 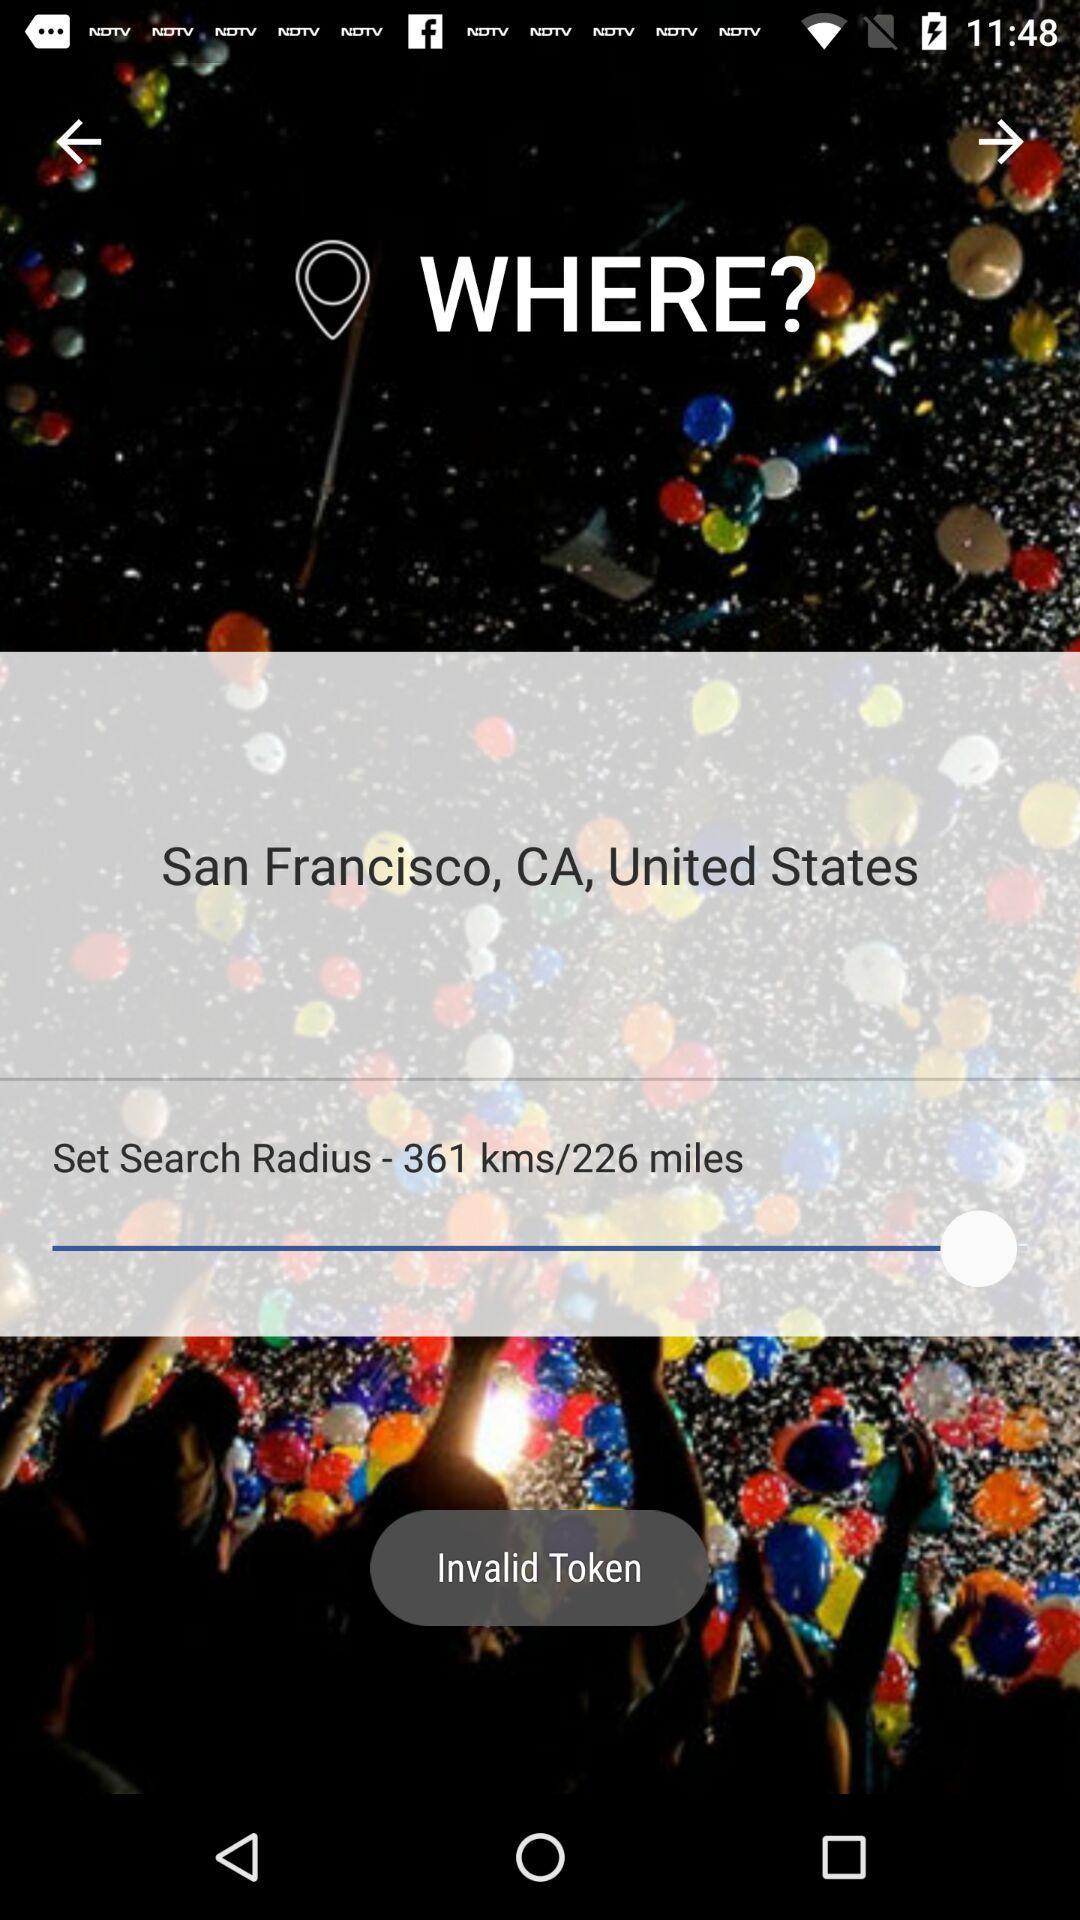 I want to click on the arrow_backward icon, so click(x=77, y=140).